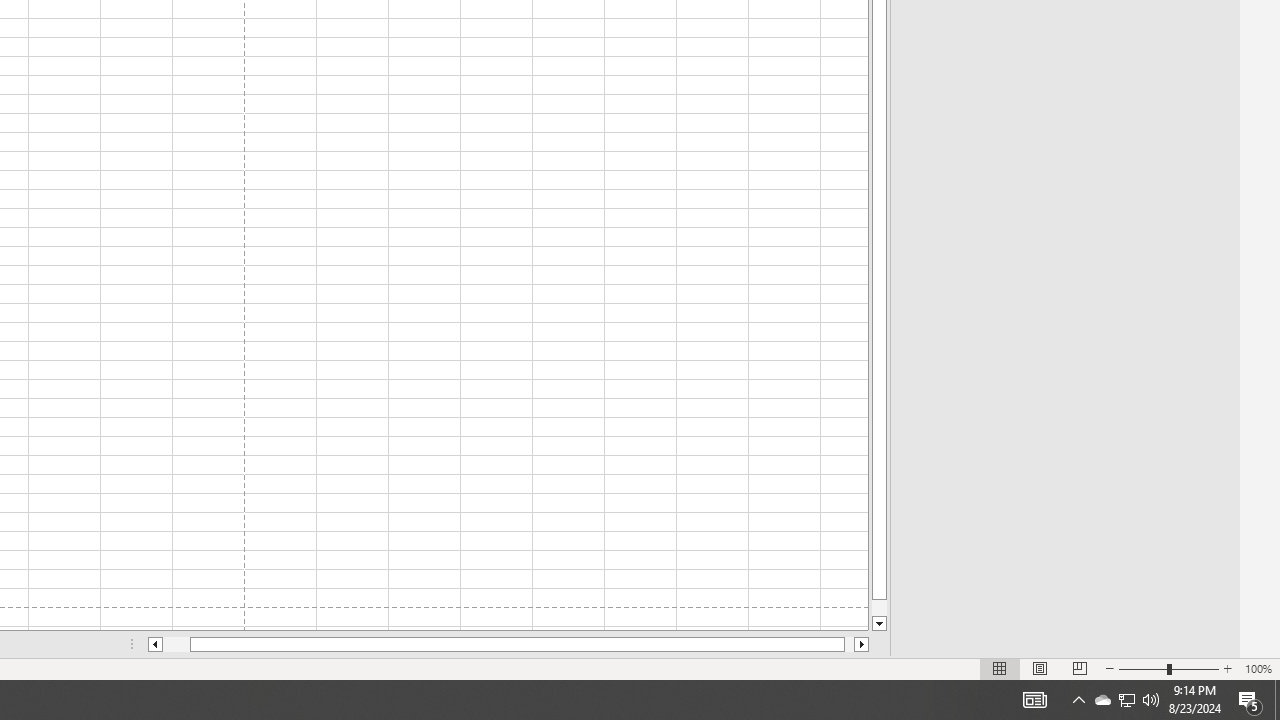 The image size is (1280, 720). Describe the element at coordinates (508, 644) in the screenshot. I see `'Class: NetUIScrollBar'` at that location.